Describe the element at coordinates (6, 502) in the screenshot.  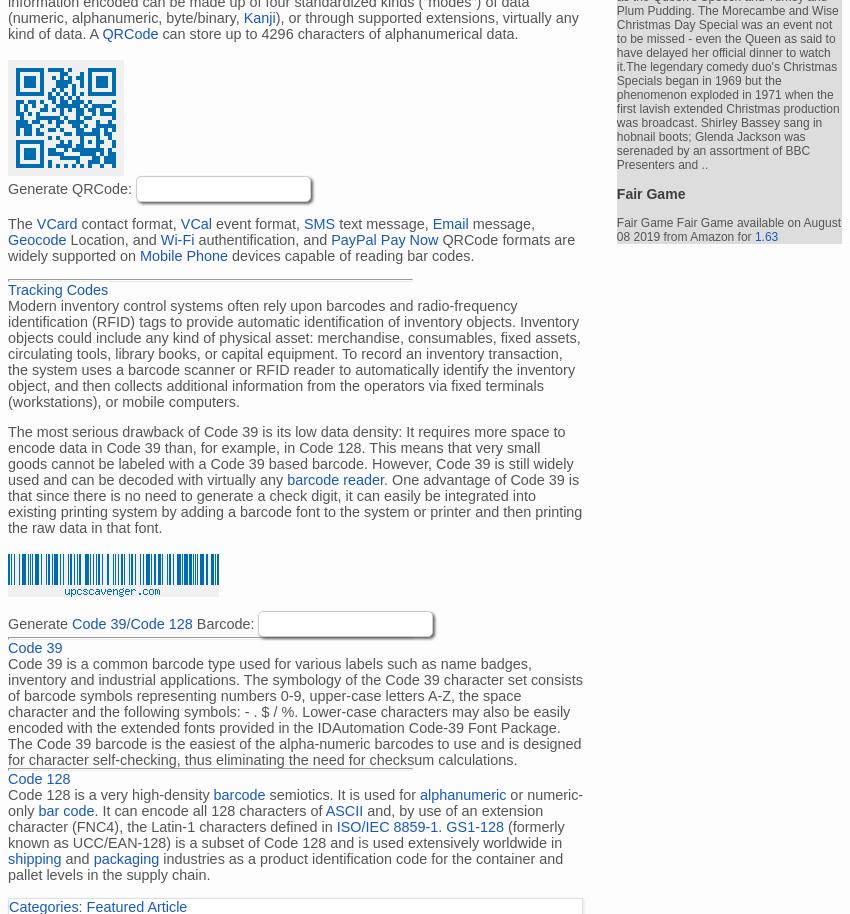
I see `'. One advantage of Code 39 is that since there is no need to generate a check digit, it can easily be integrated into existing printing system by adding a barcode font to the system or printer and then printing the raw data in that font.'` at that location.